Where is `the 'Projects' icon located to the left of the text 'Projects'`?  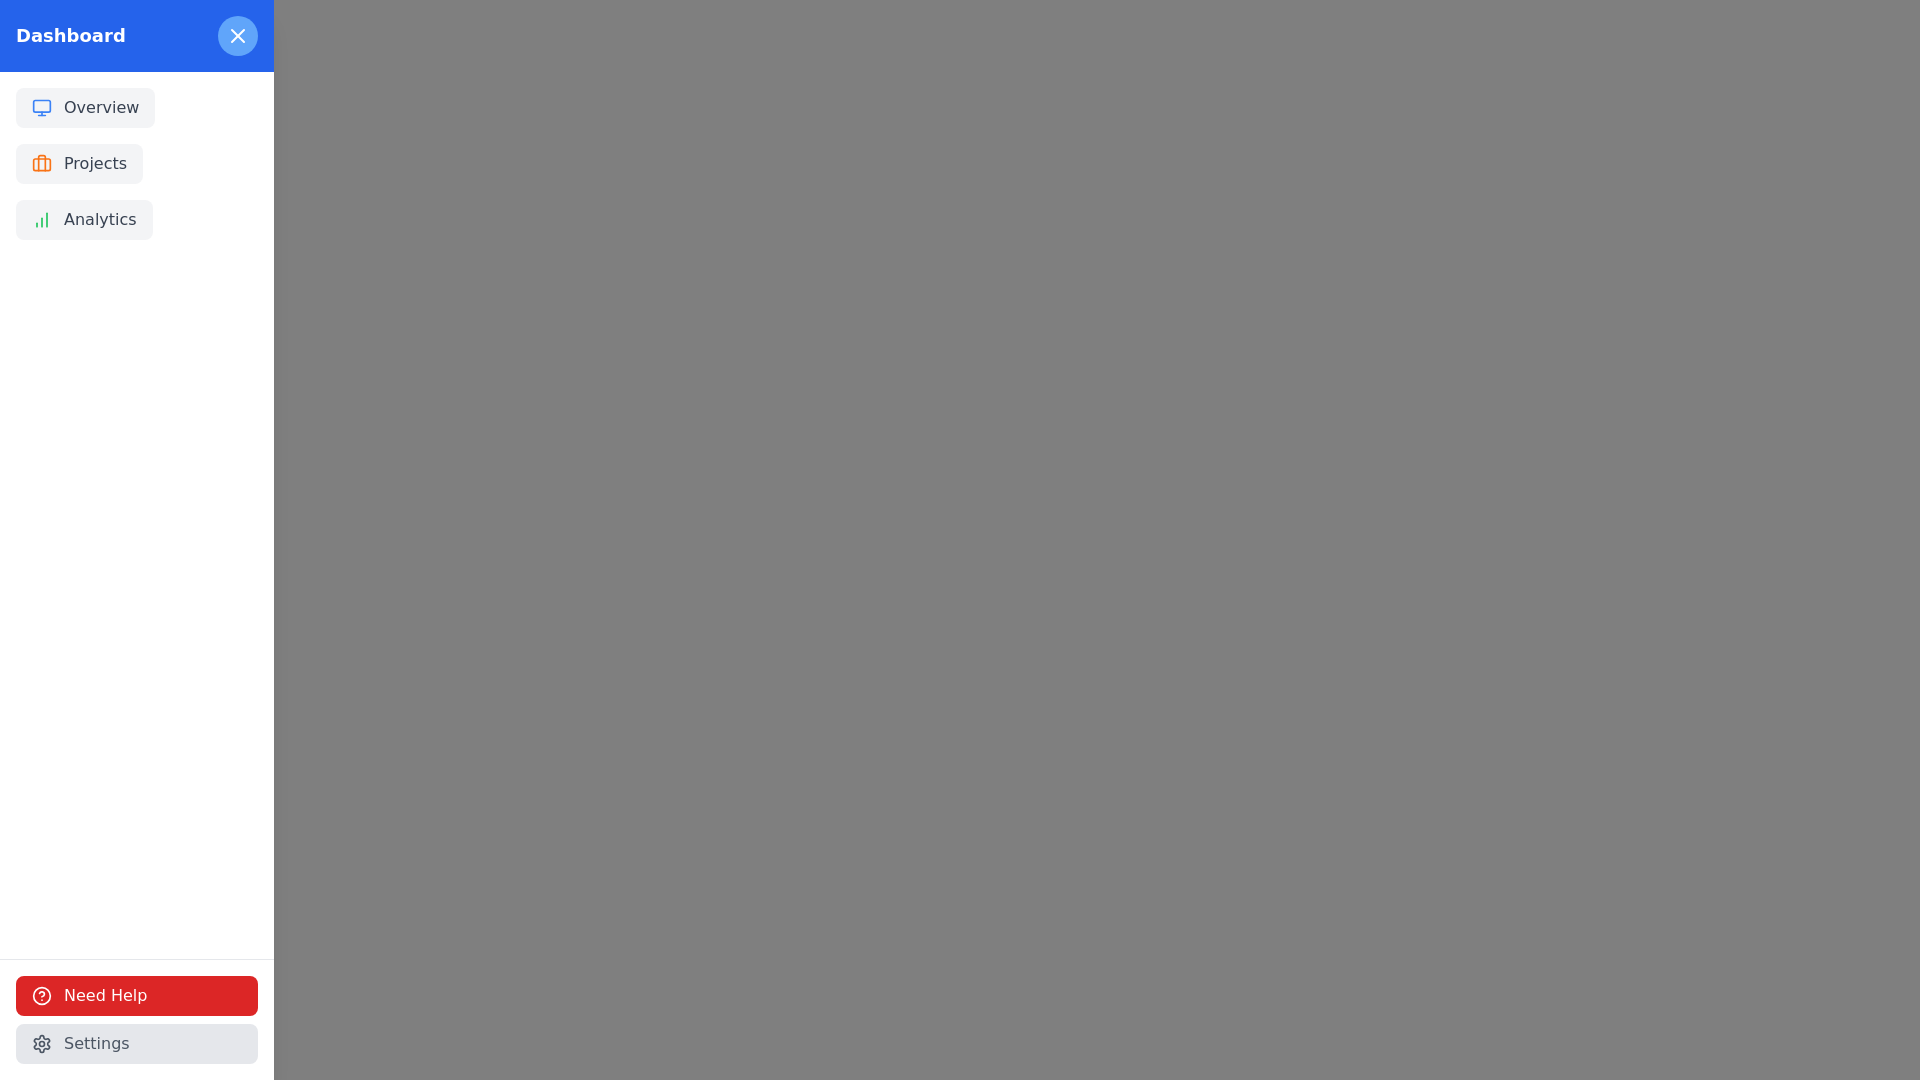 the 'Projects' icon located to the left of the text 'Projects' is located at coordinates (42, 163).